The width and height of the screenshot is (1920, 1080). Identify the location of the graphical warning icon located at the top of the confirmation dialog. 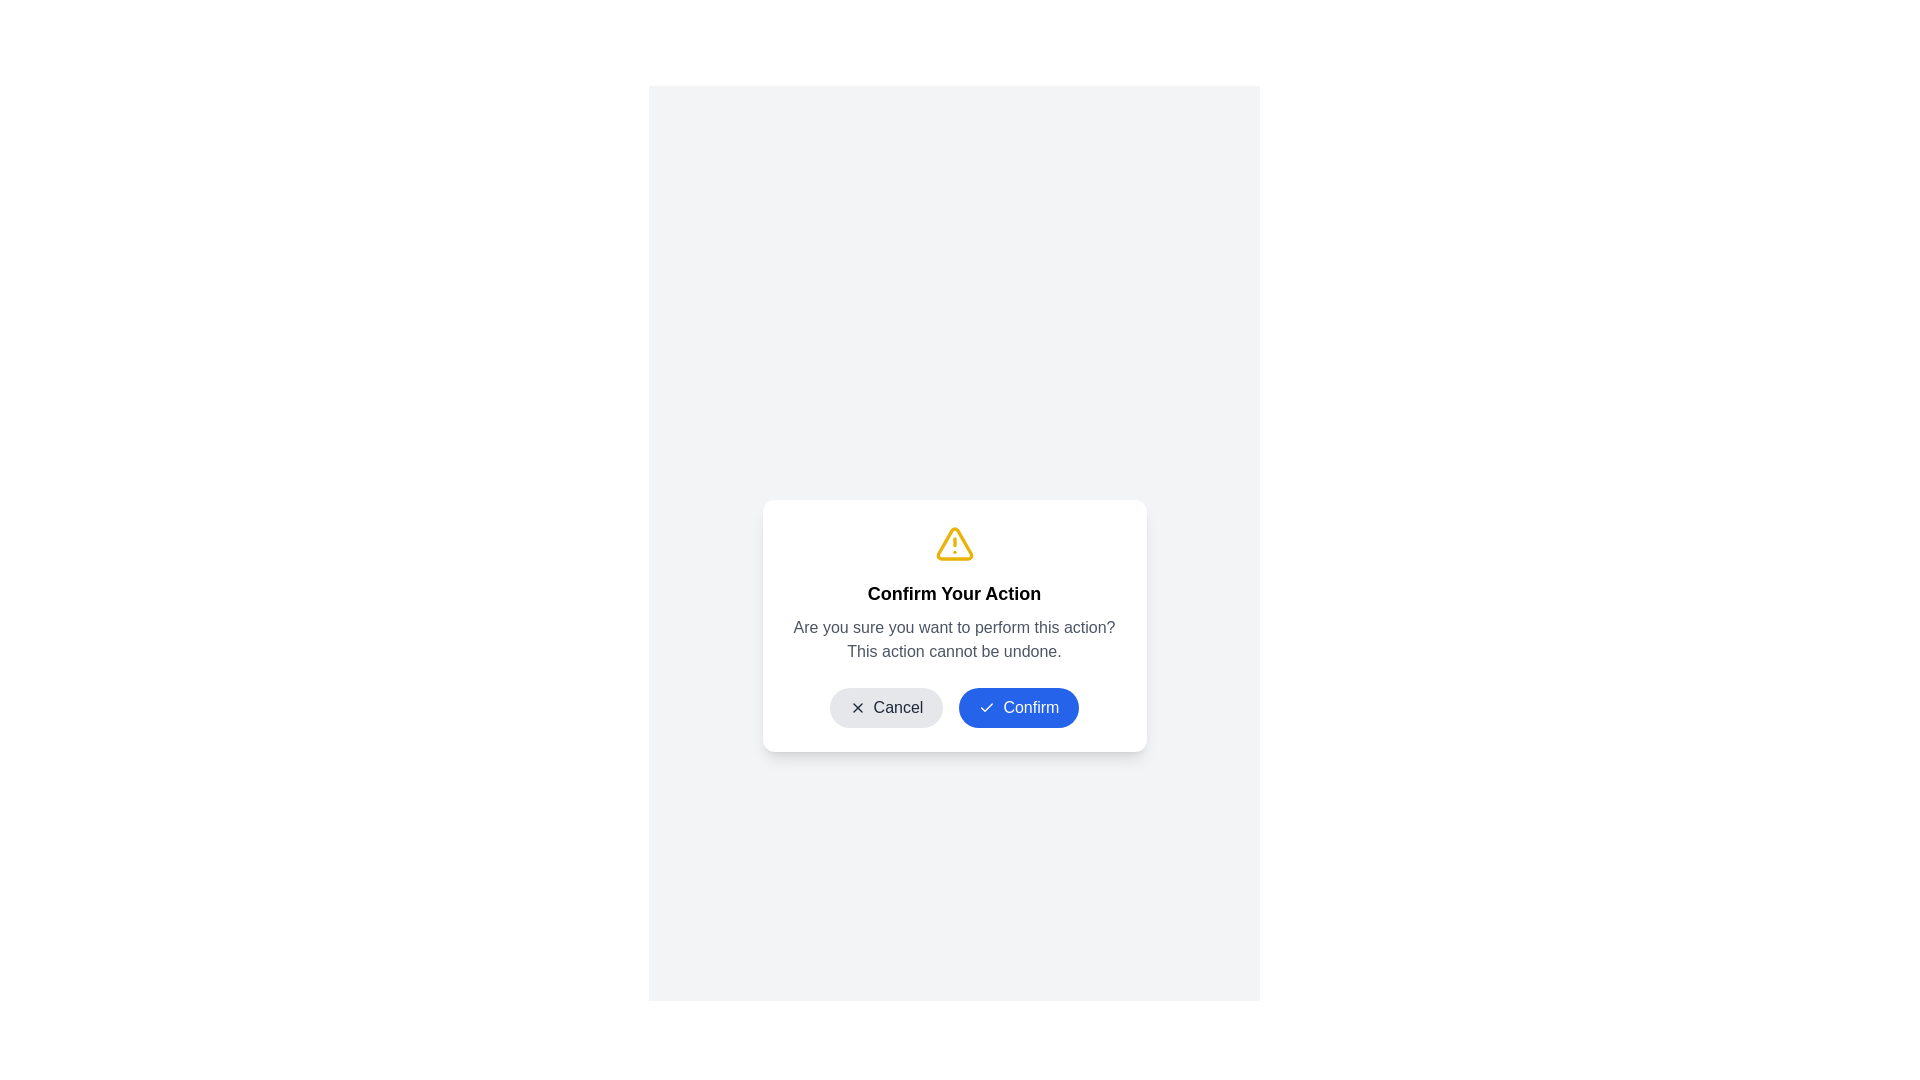
(953, 543).